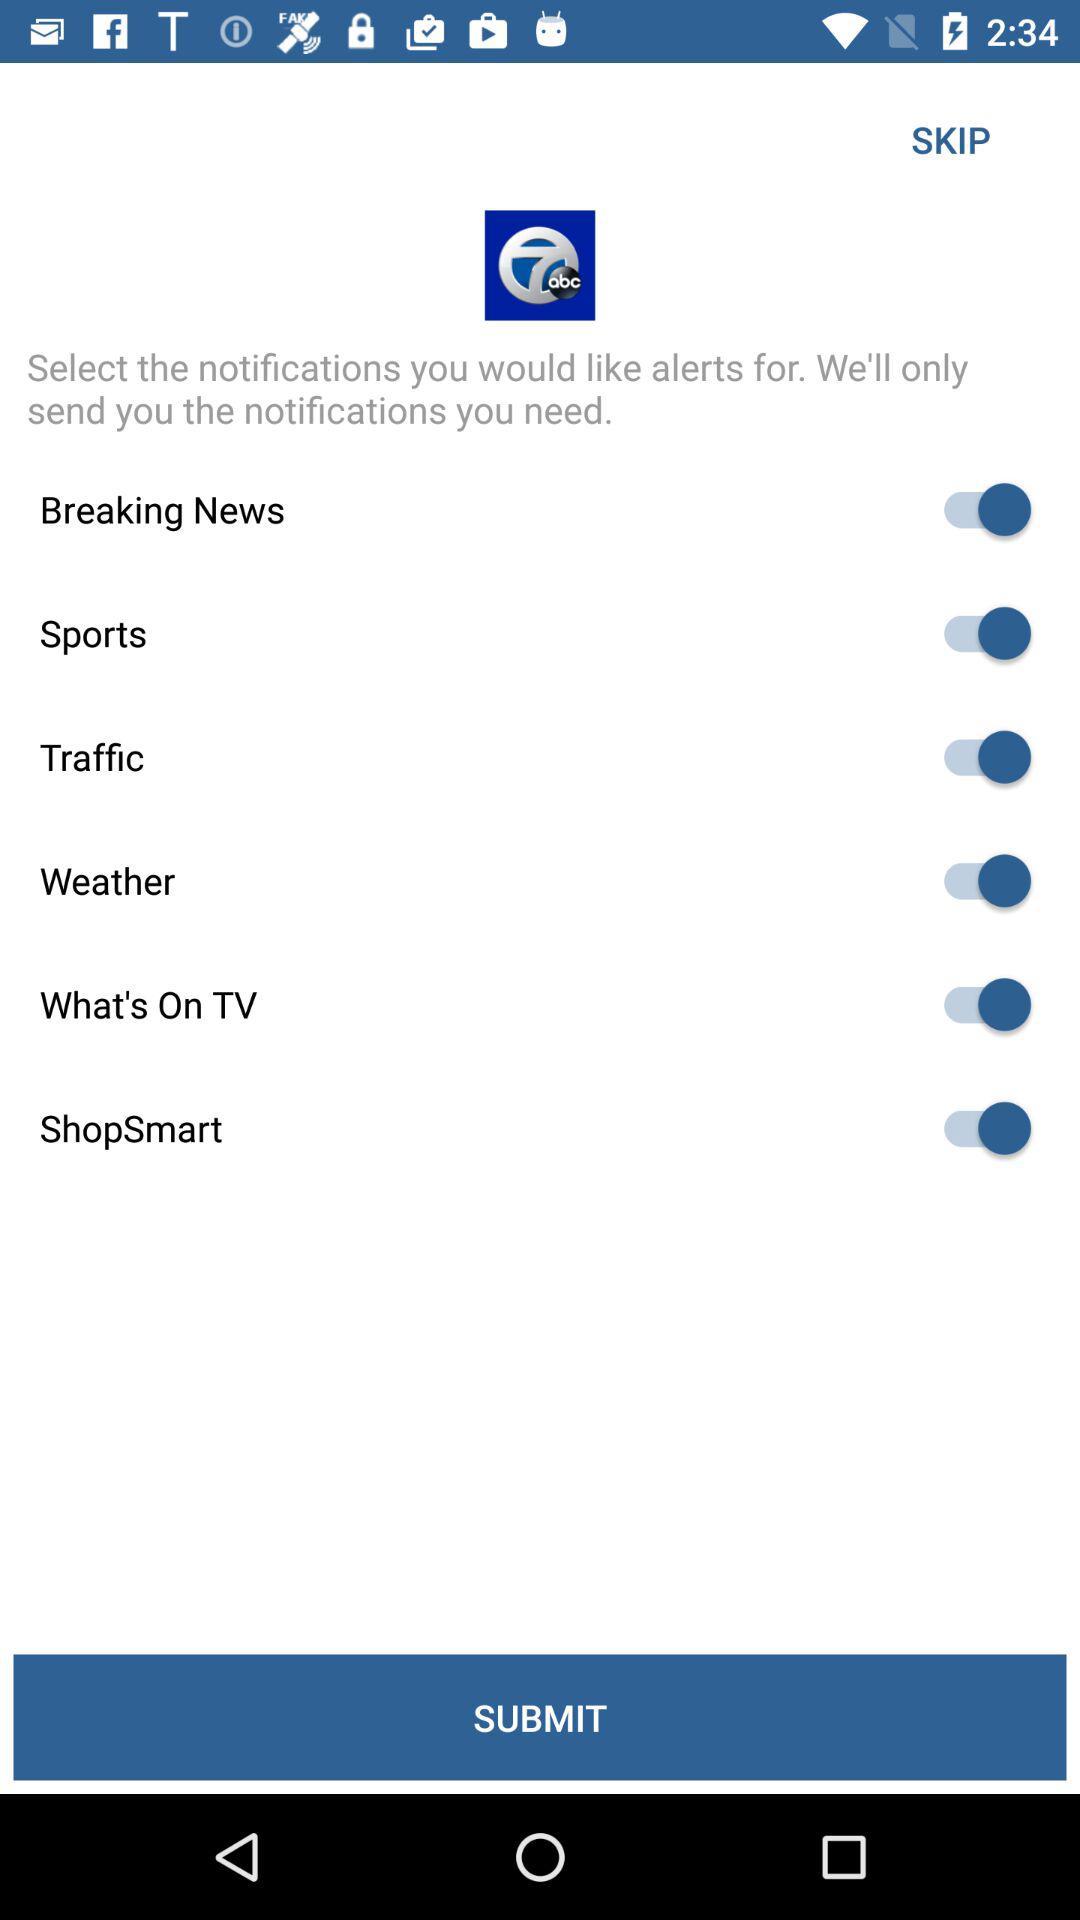 The width and height of the screenshot is (1080, 1920). I want to click on traffic option, so click(977, 756).